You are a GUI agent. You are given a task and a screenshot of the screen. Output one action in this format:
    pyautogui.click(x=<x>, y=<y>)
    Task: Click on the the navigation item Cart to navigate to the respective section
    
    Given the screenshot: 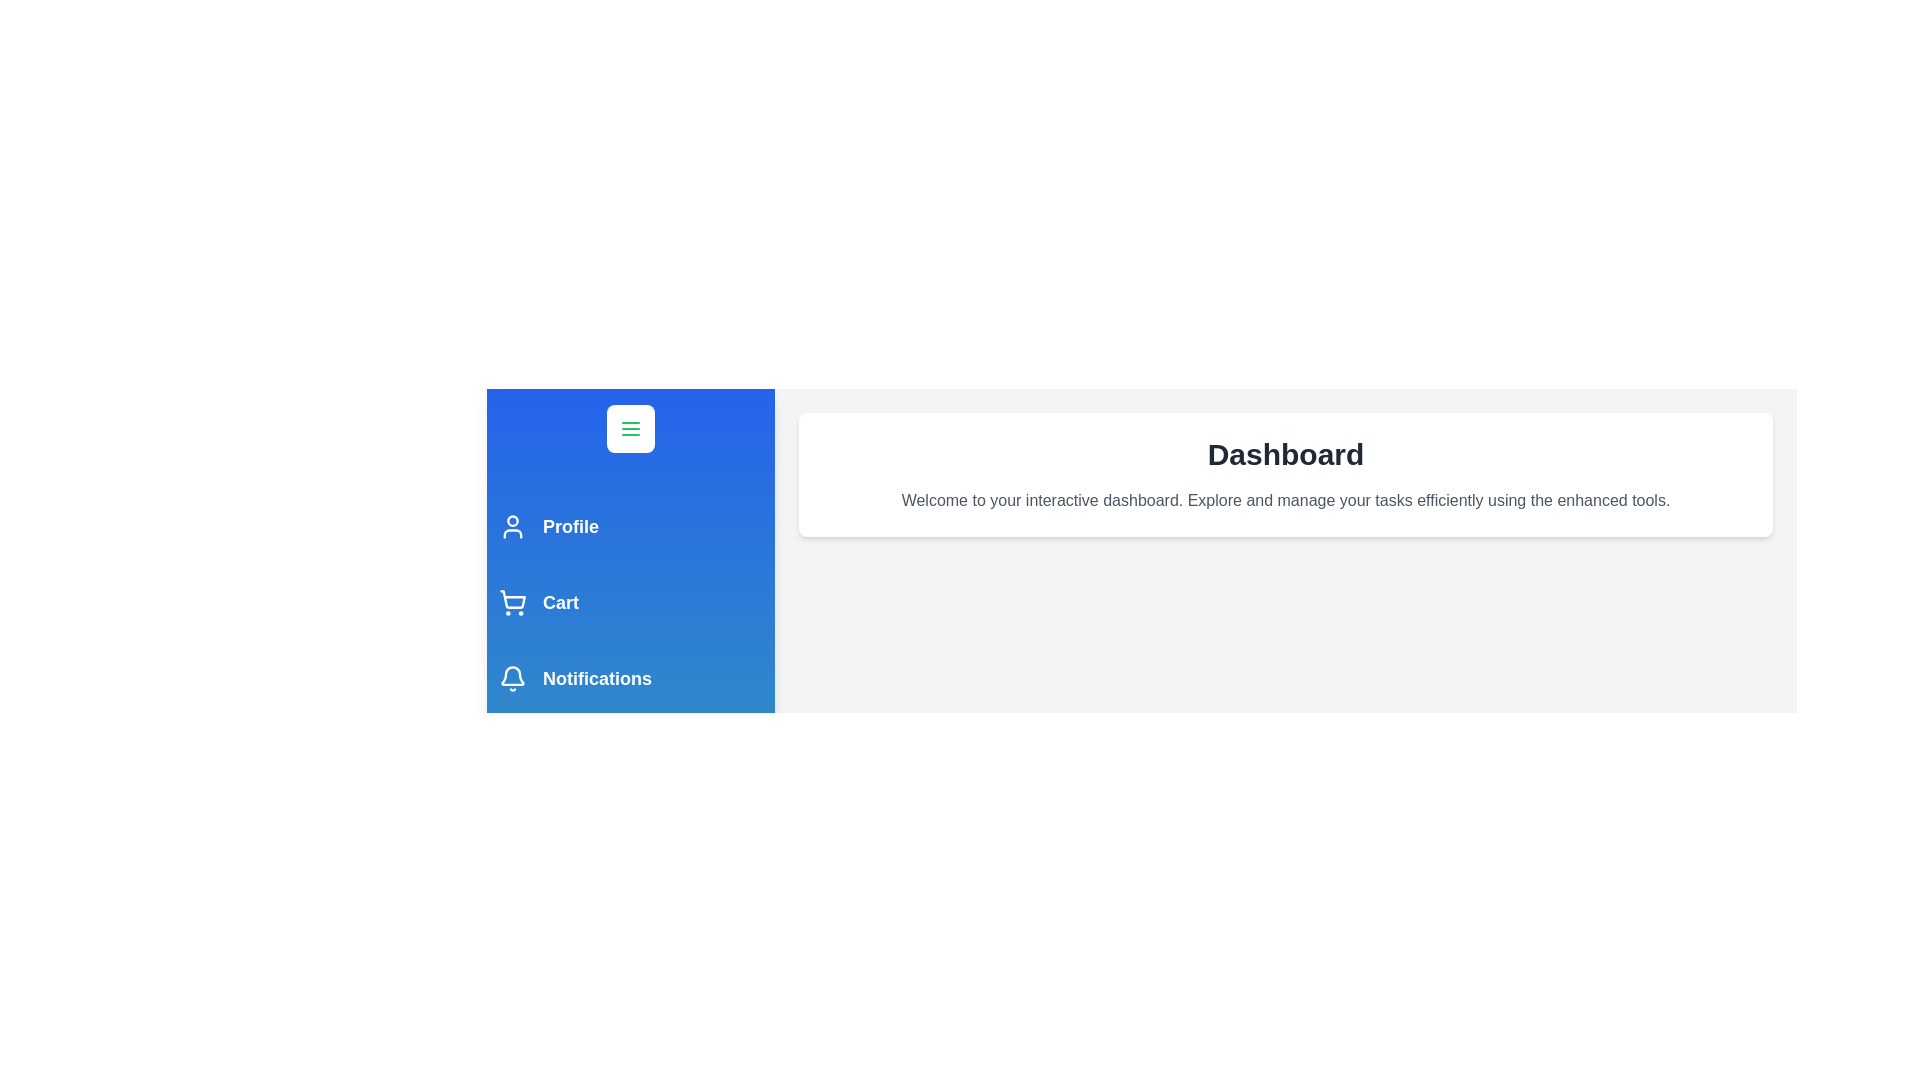 What is the action you would take?
    pyautogui.click(x=629, y=601)
    